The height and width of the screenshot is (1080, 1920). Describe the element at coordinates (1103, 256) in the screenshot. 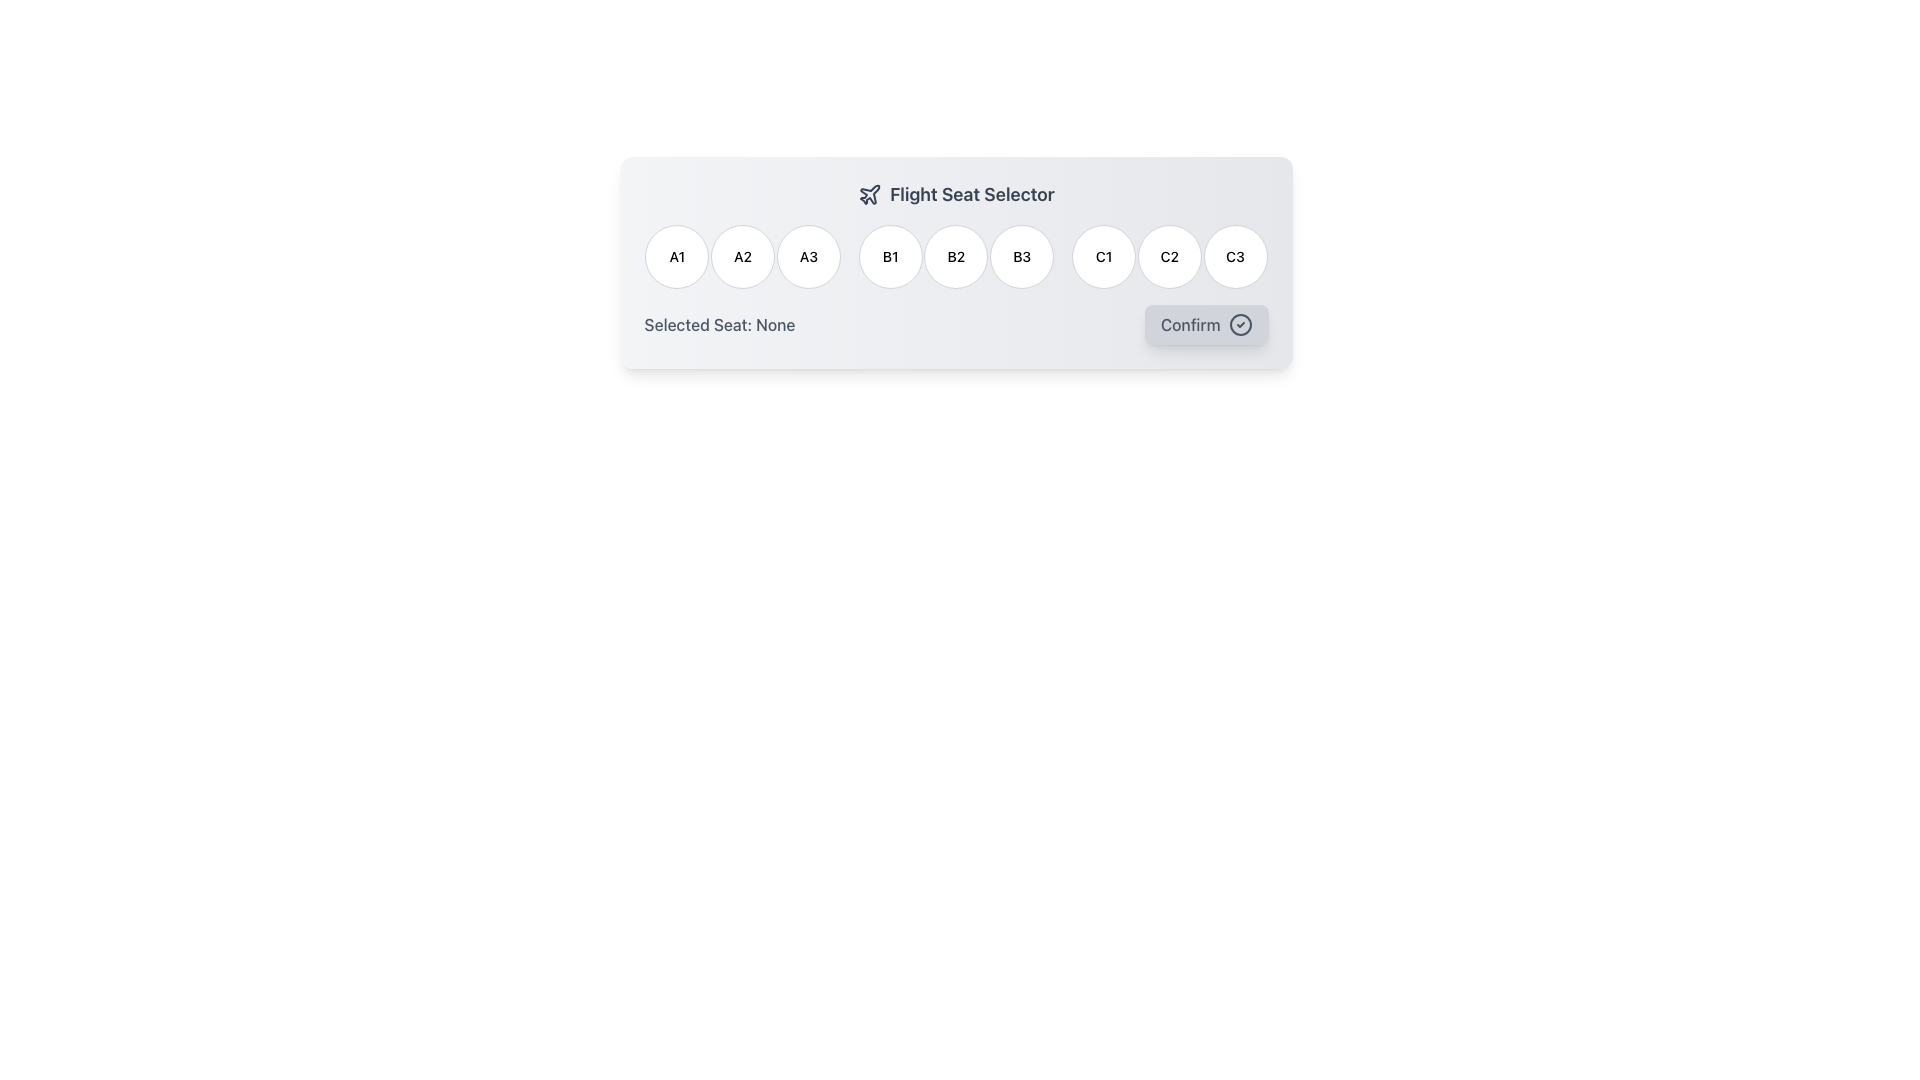

I see `the selectable seat button labeled 'C1' in the flight seat selection interface to observe hover effects` at that location.